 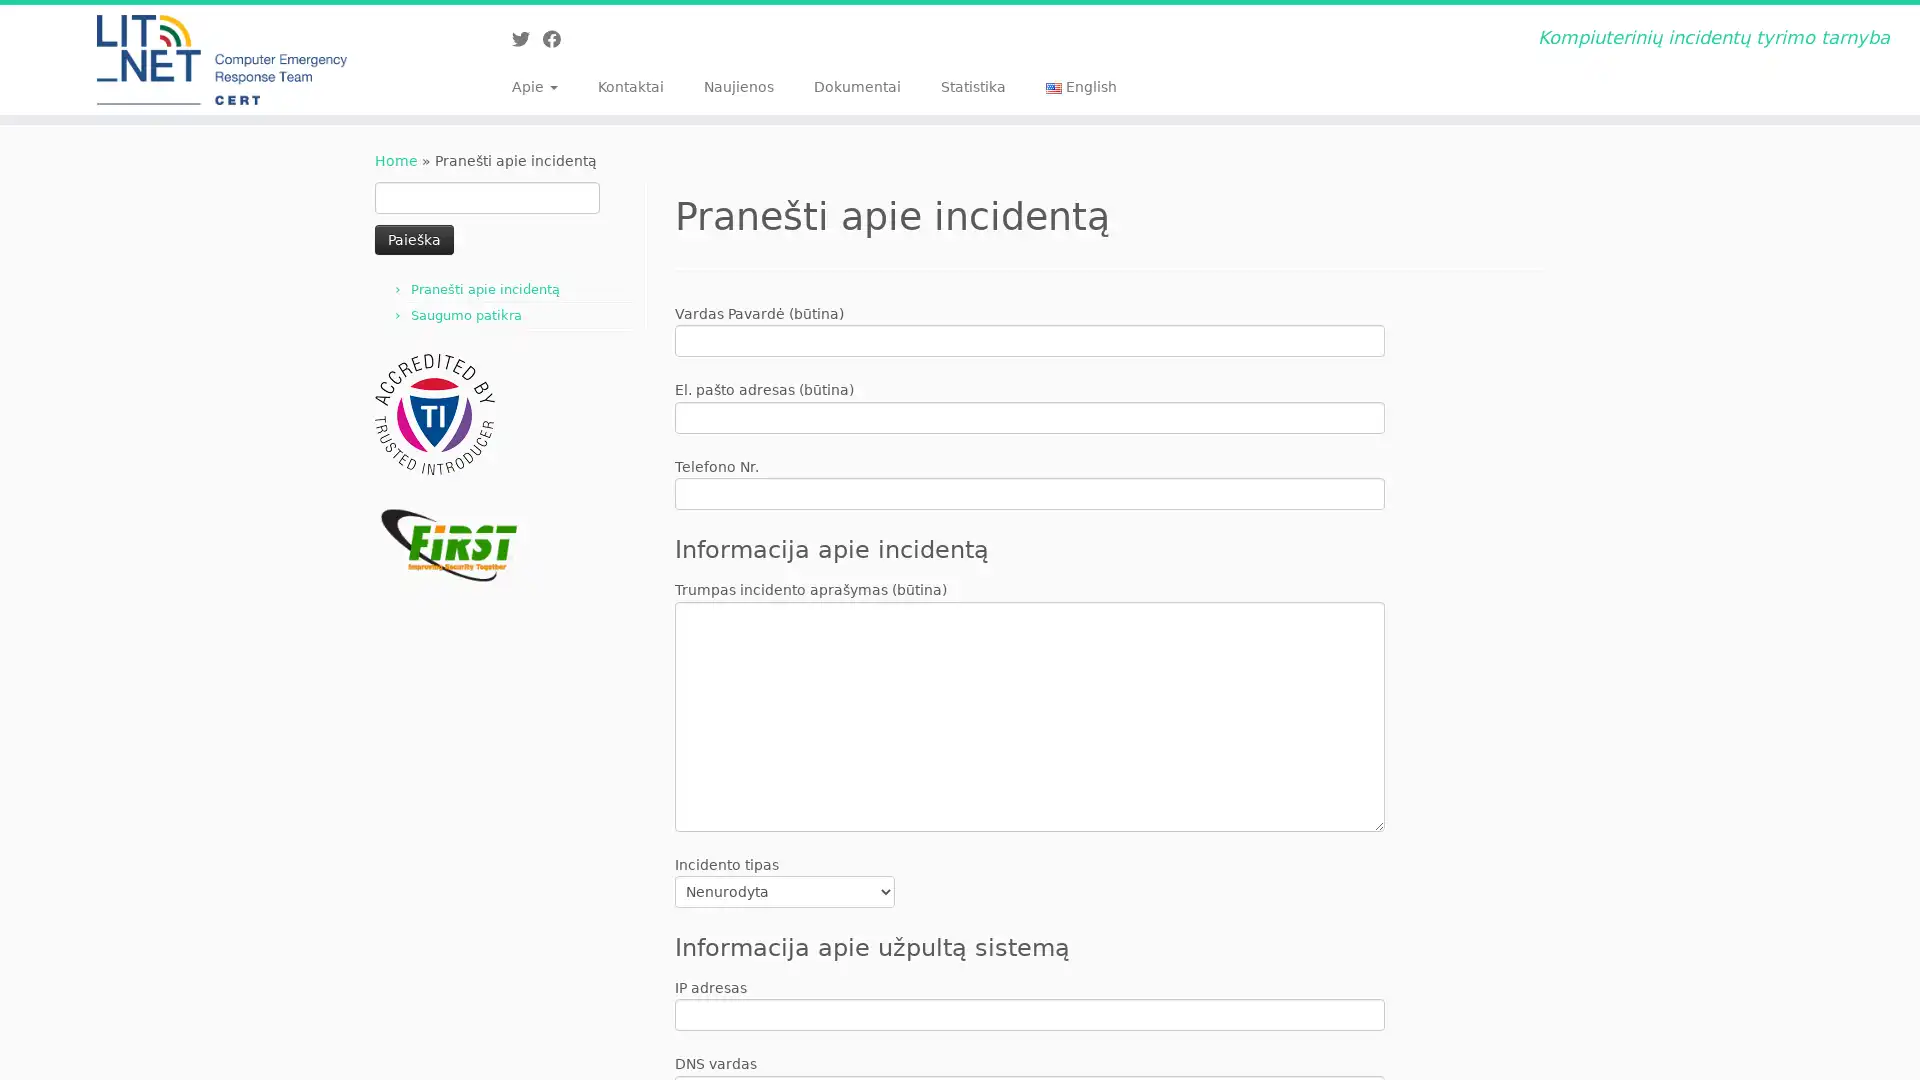 What do you see at coordinates (413, 238) in the screenshot?
I see `Paieska` at bounding box center [413, 238].